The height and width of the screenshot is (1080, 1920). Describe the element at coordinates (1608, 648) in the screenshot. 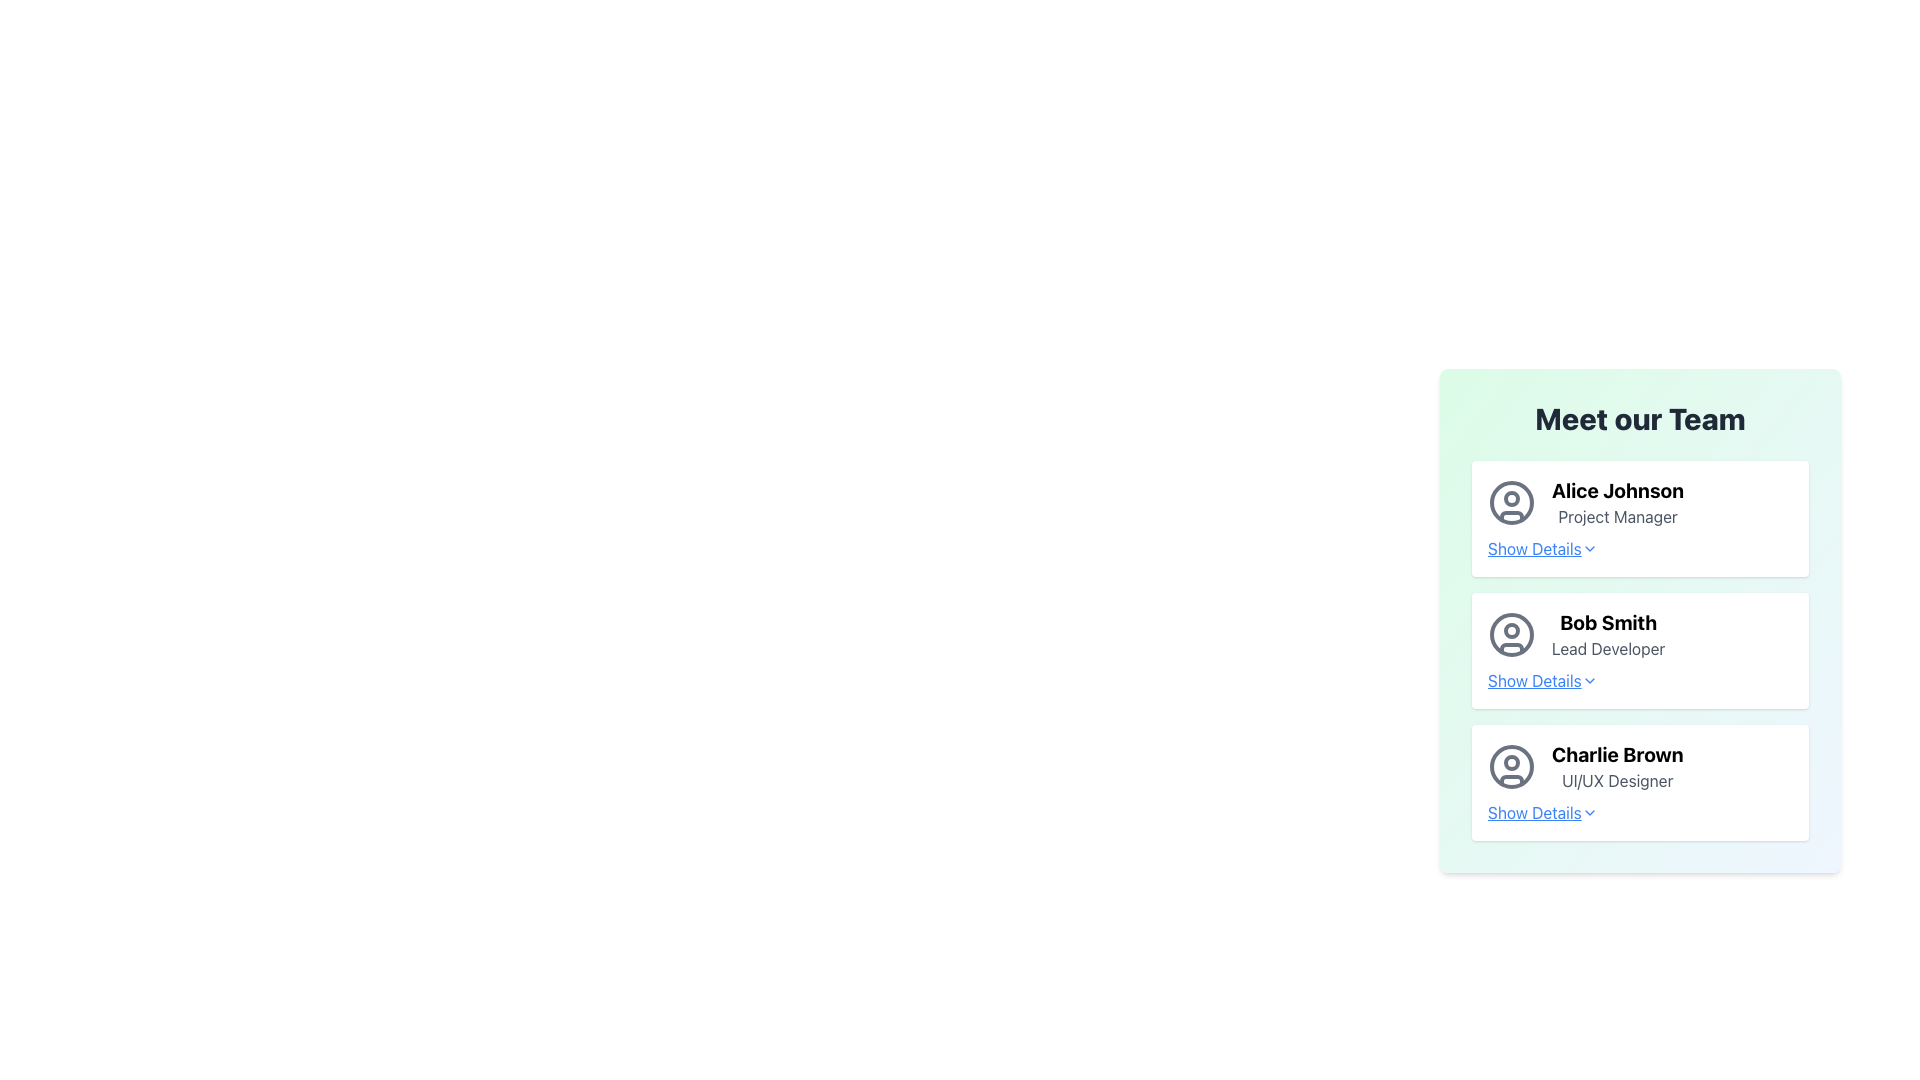

I see `the text element that reads 'Lead Developer', which is styled in medium gray sans-serif font` at that location.